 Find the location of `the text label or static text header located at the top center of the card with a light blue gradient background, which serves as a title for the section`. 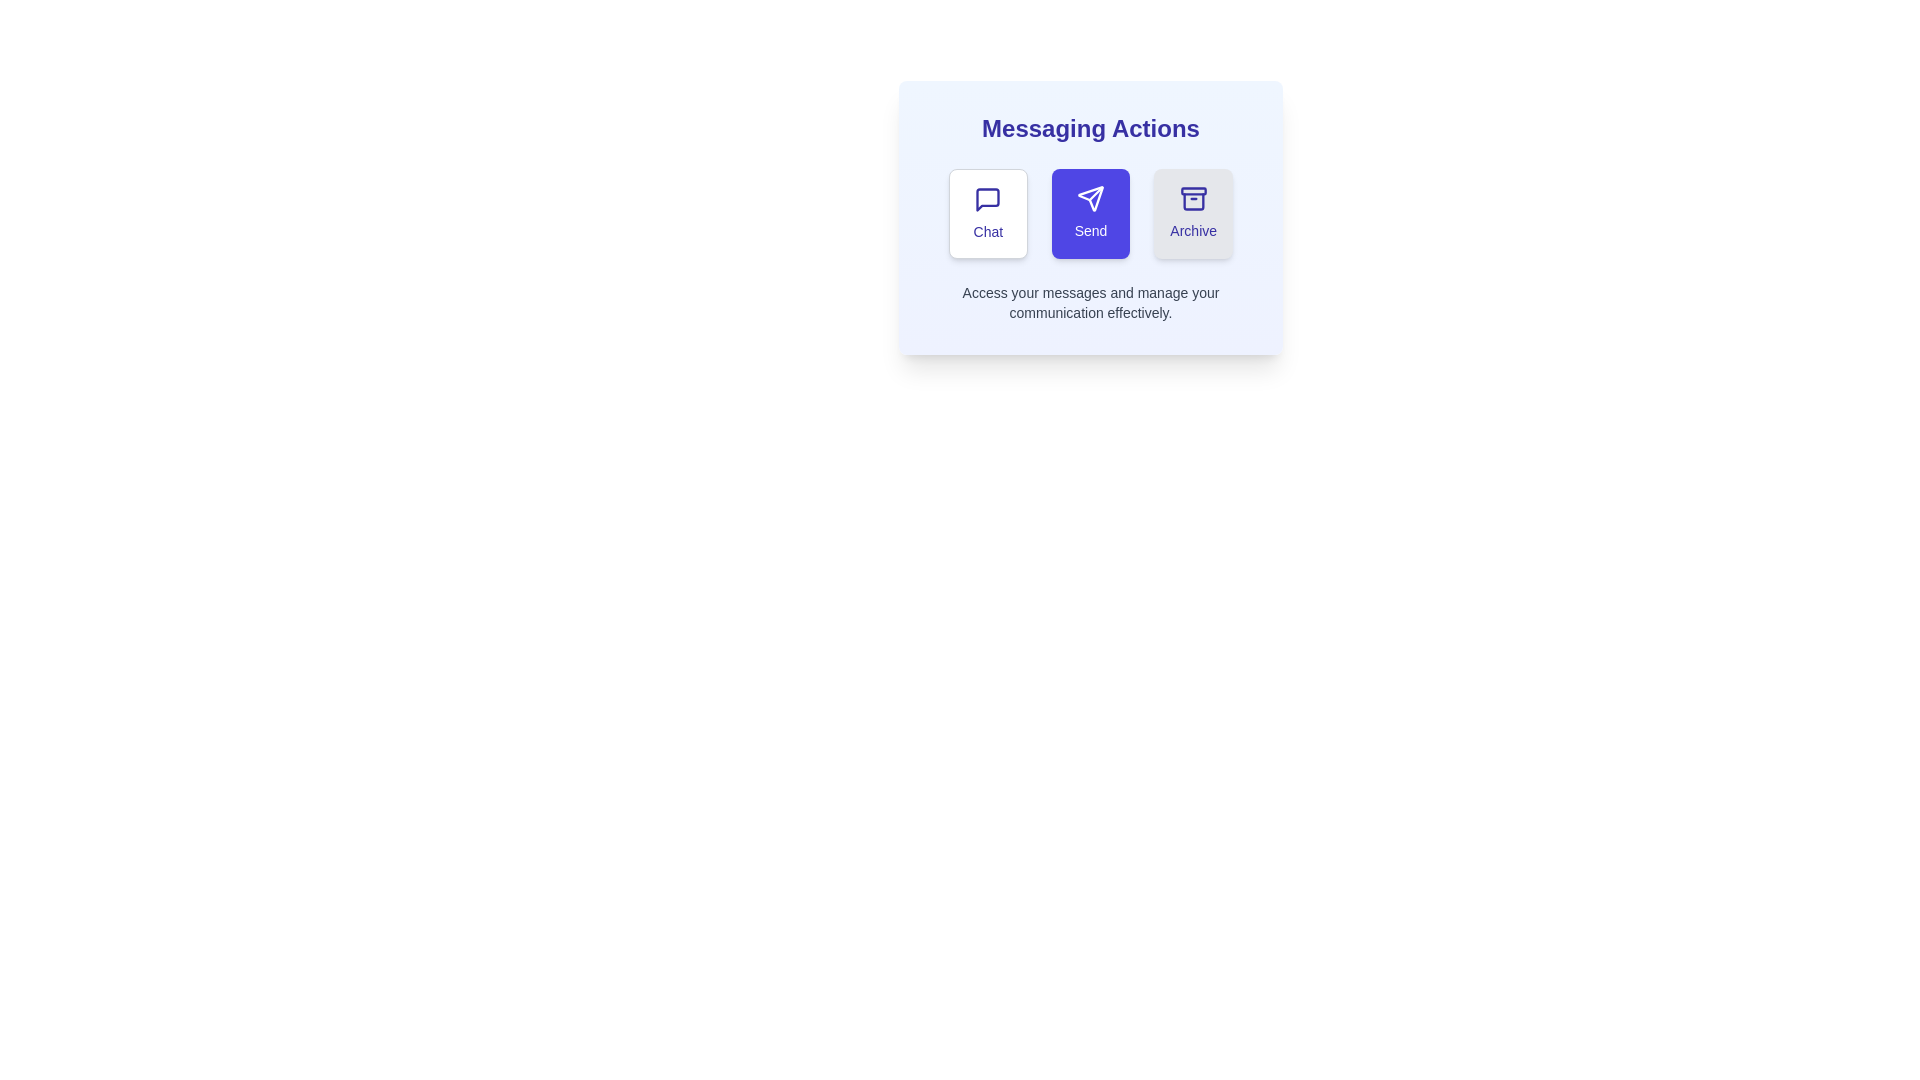

the text label or static text header located at the top center of the card with a light blue gradient background, which serves as a title for the section is located at coordinates (1089, 128).